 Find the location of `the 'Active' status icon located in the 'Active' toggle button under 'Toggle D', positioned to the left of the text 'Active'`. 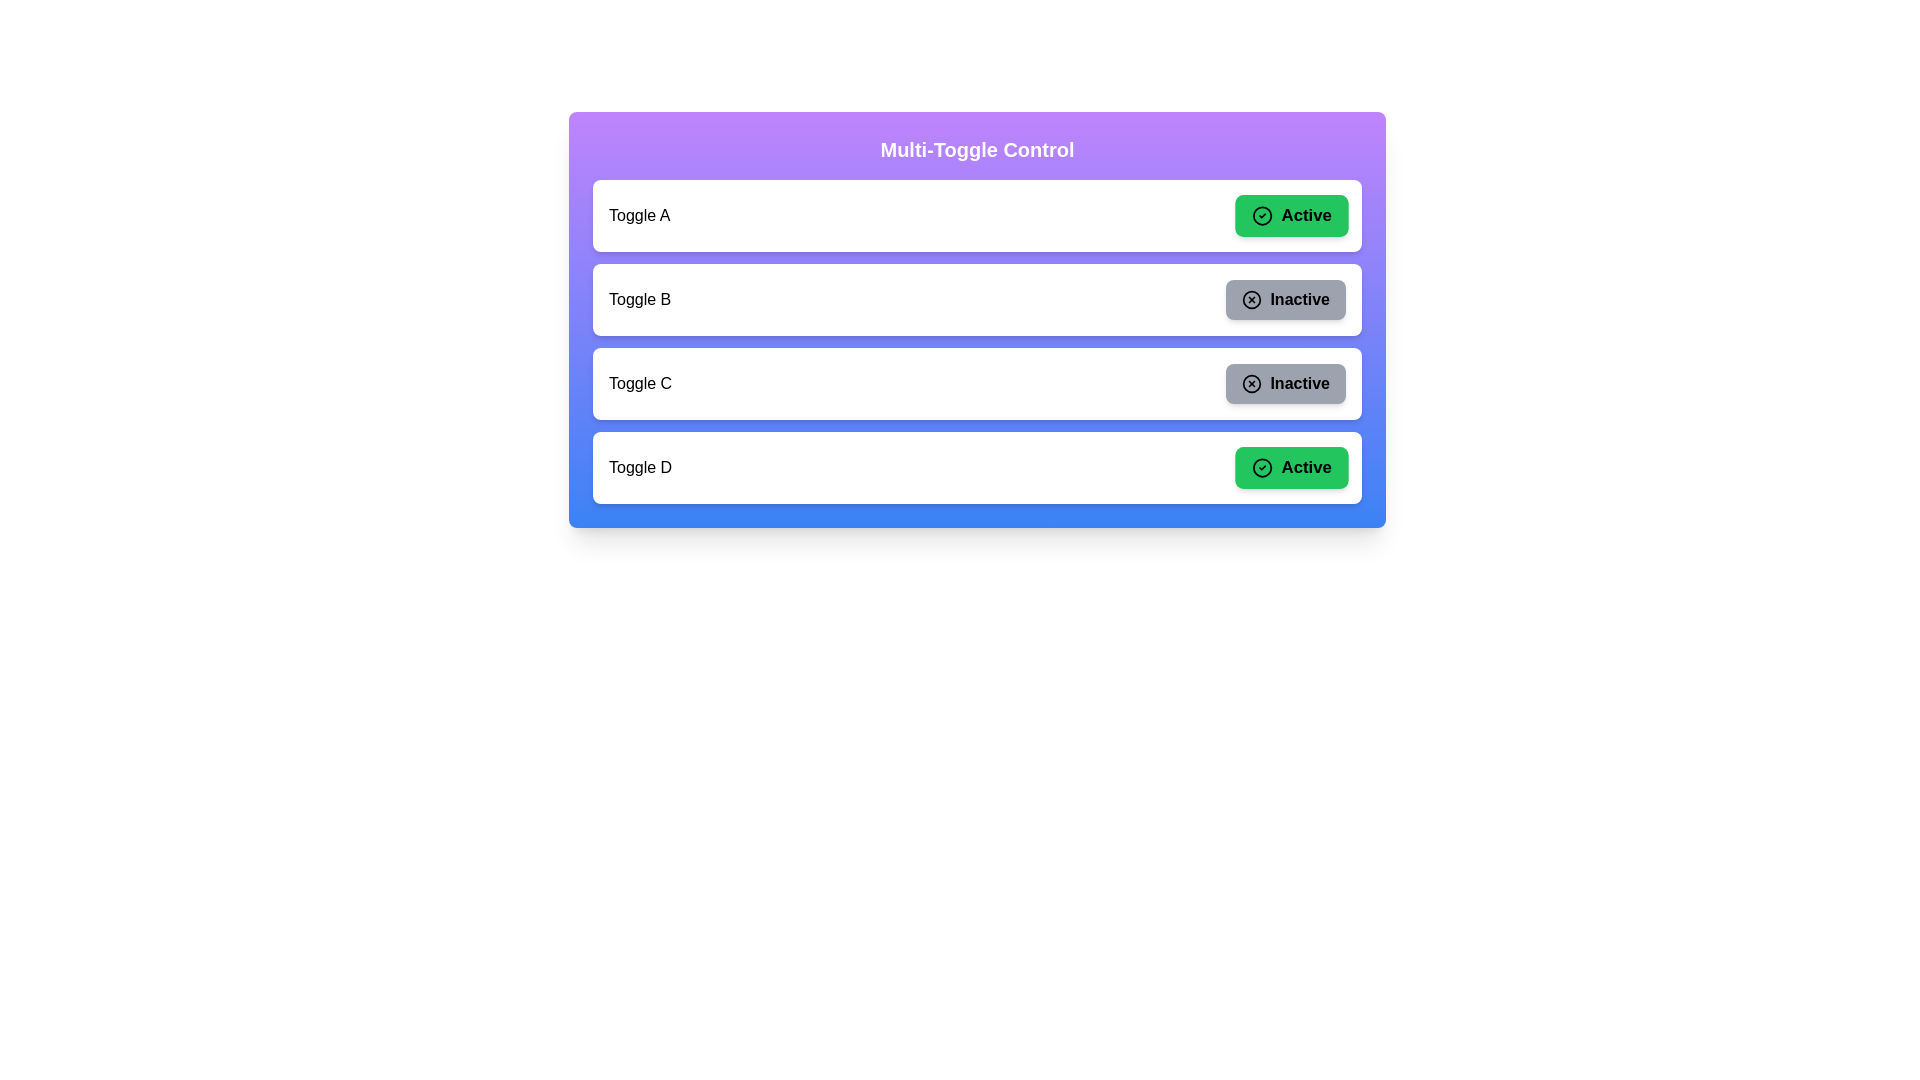

the 'Active' status icon located in the 'Active' toggle button under 'Toggle D', positioned to the left of the text 'Active' is located at coordinates (1261, 467).